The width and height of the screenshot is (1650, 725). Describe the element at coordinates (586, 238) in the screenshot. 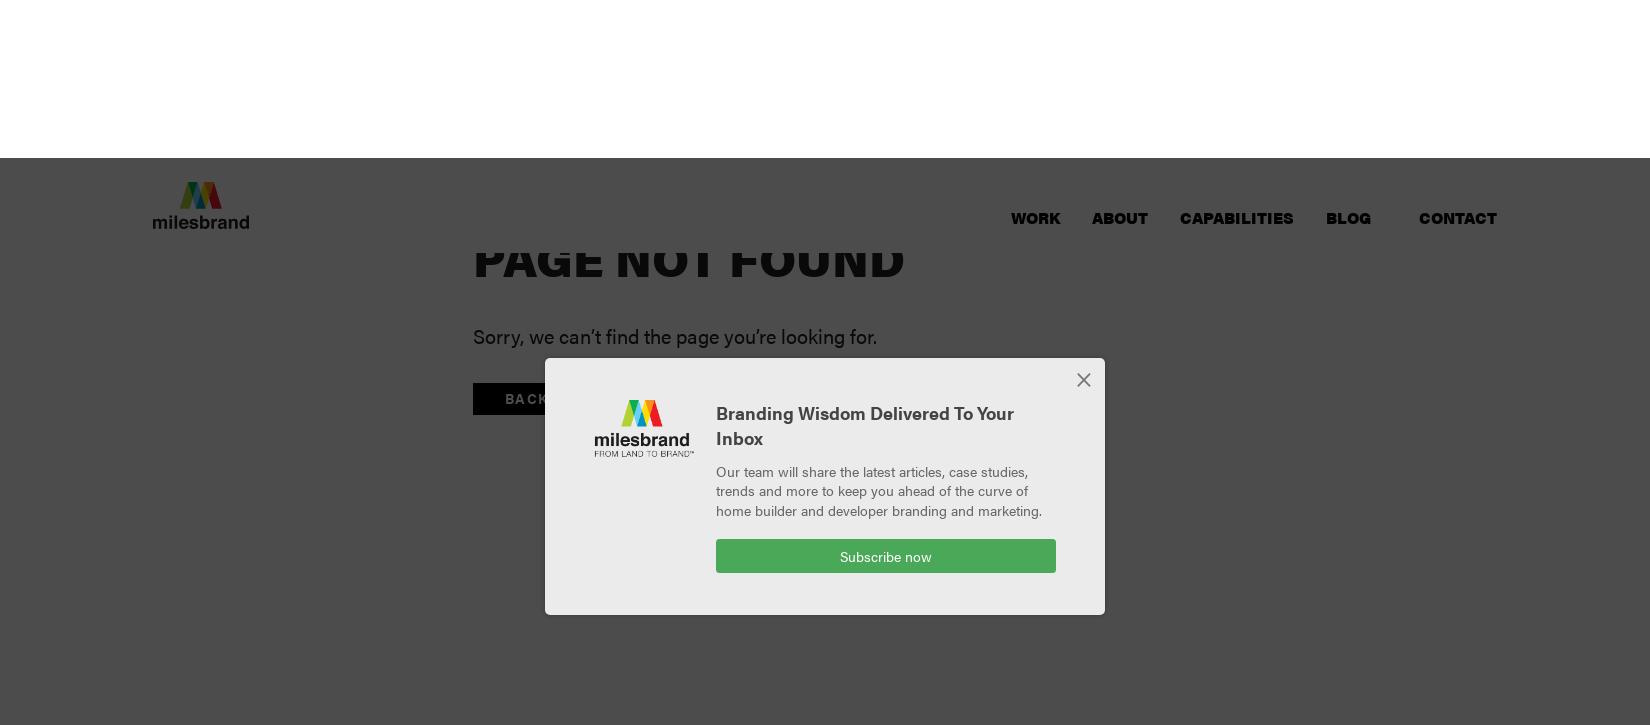

I see `'Back to Homepage'` at that location.